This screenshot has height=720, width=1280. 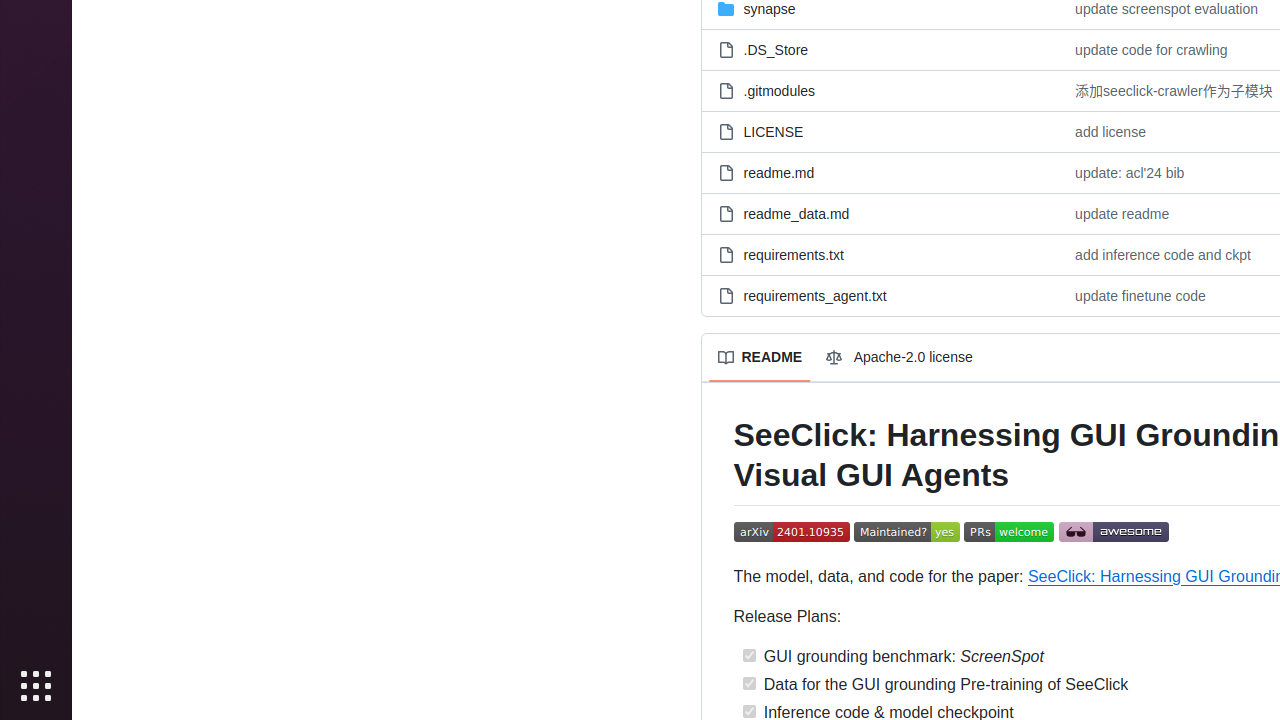 What do you see at coordinates (1174, 90) in the screenshot?
I see `'添加seeclick-crawler作为子模块'` at bounding box center [1174, 90].